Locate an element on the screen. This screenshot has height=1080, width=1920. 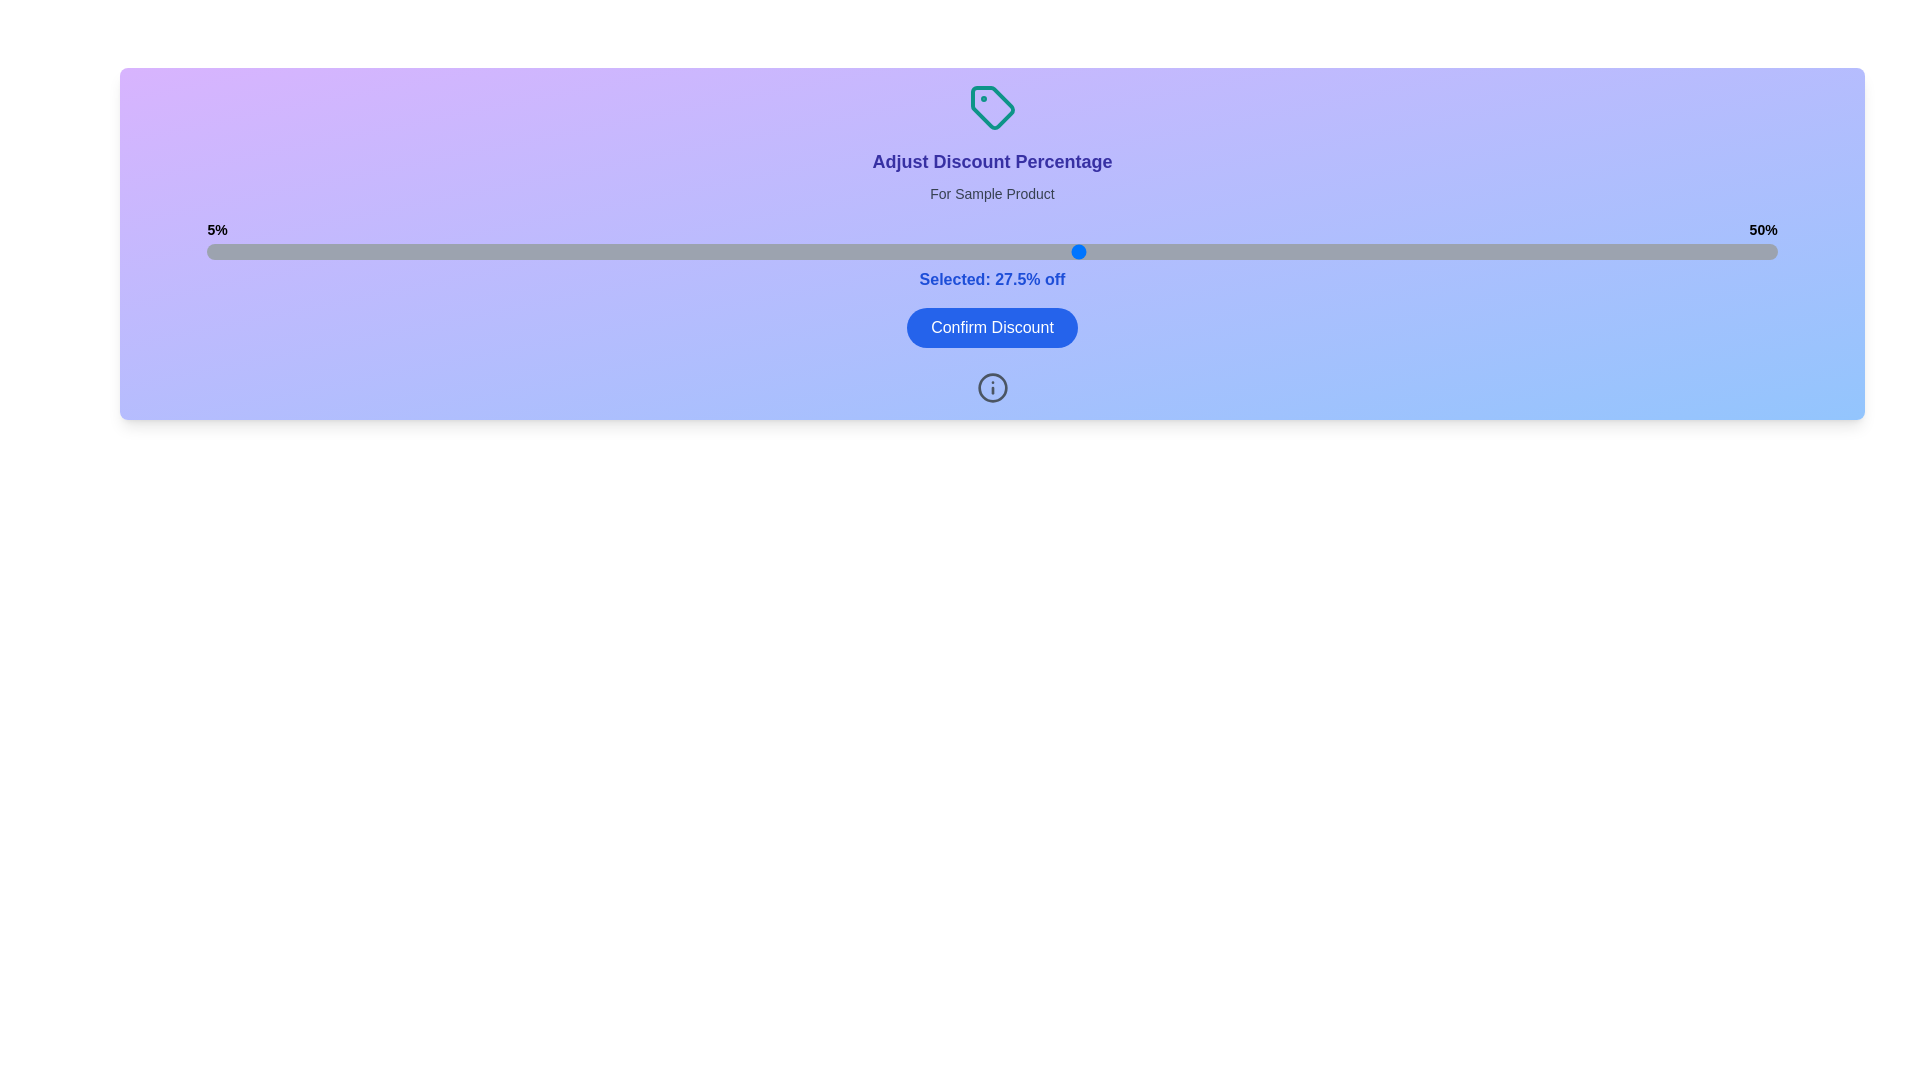
the text label that indicates minimum ('5%') and maximum ('50%') boundaries for the slider bar below it, positioned horizontally centered above the gray slider bar is located at coordinates (992, 229).